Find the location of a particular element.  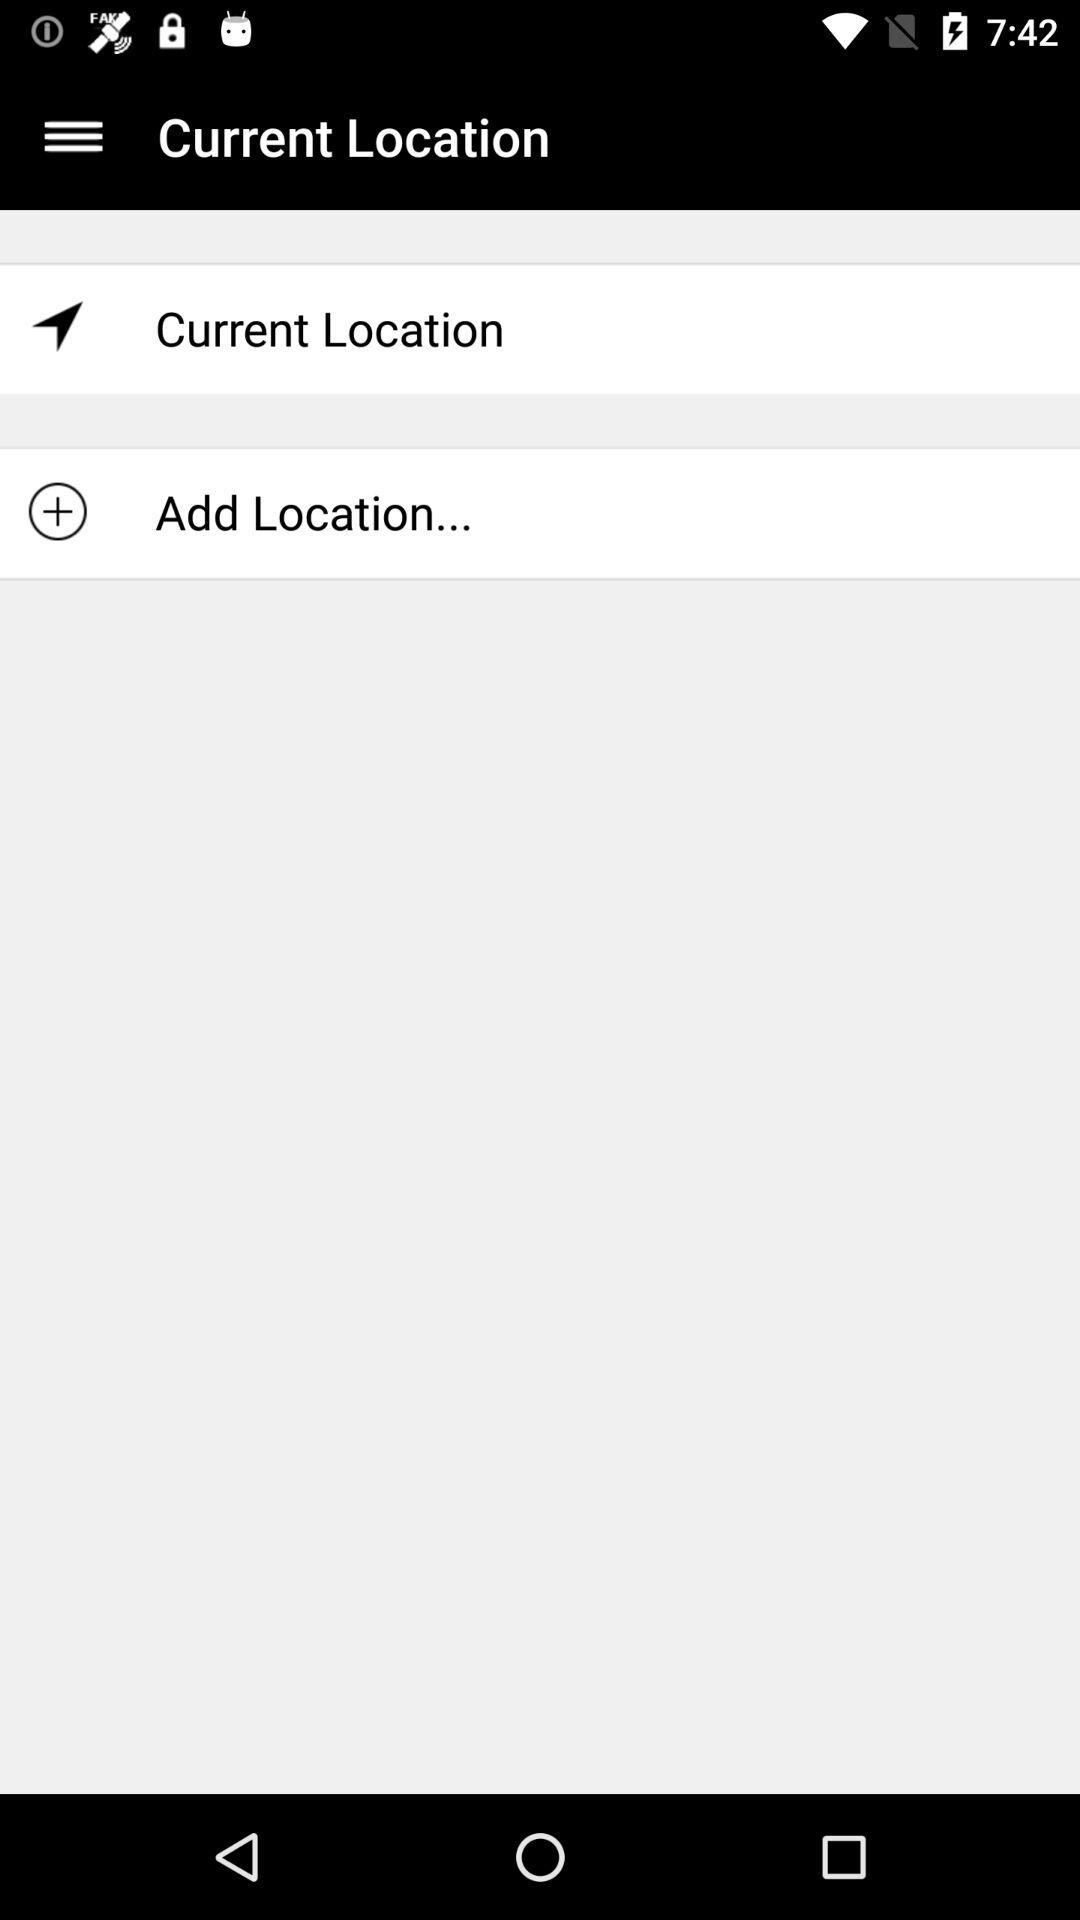

the app next to current location icon is located at coordinates (72, 135).